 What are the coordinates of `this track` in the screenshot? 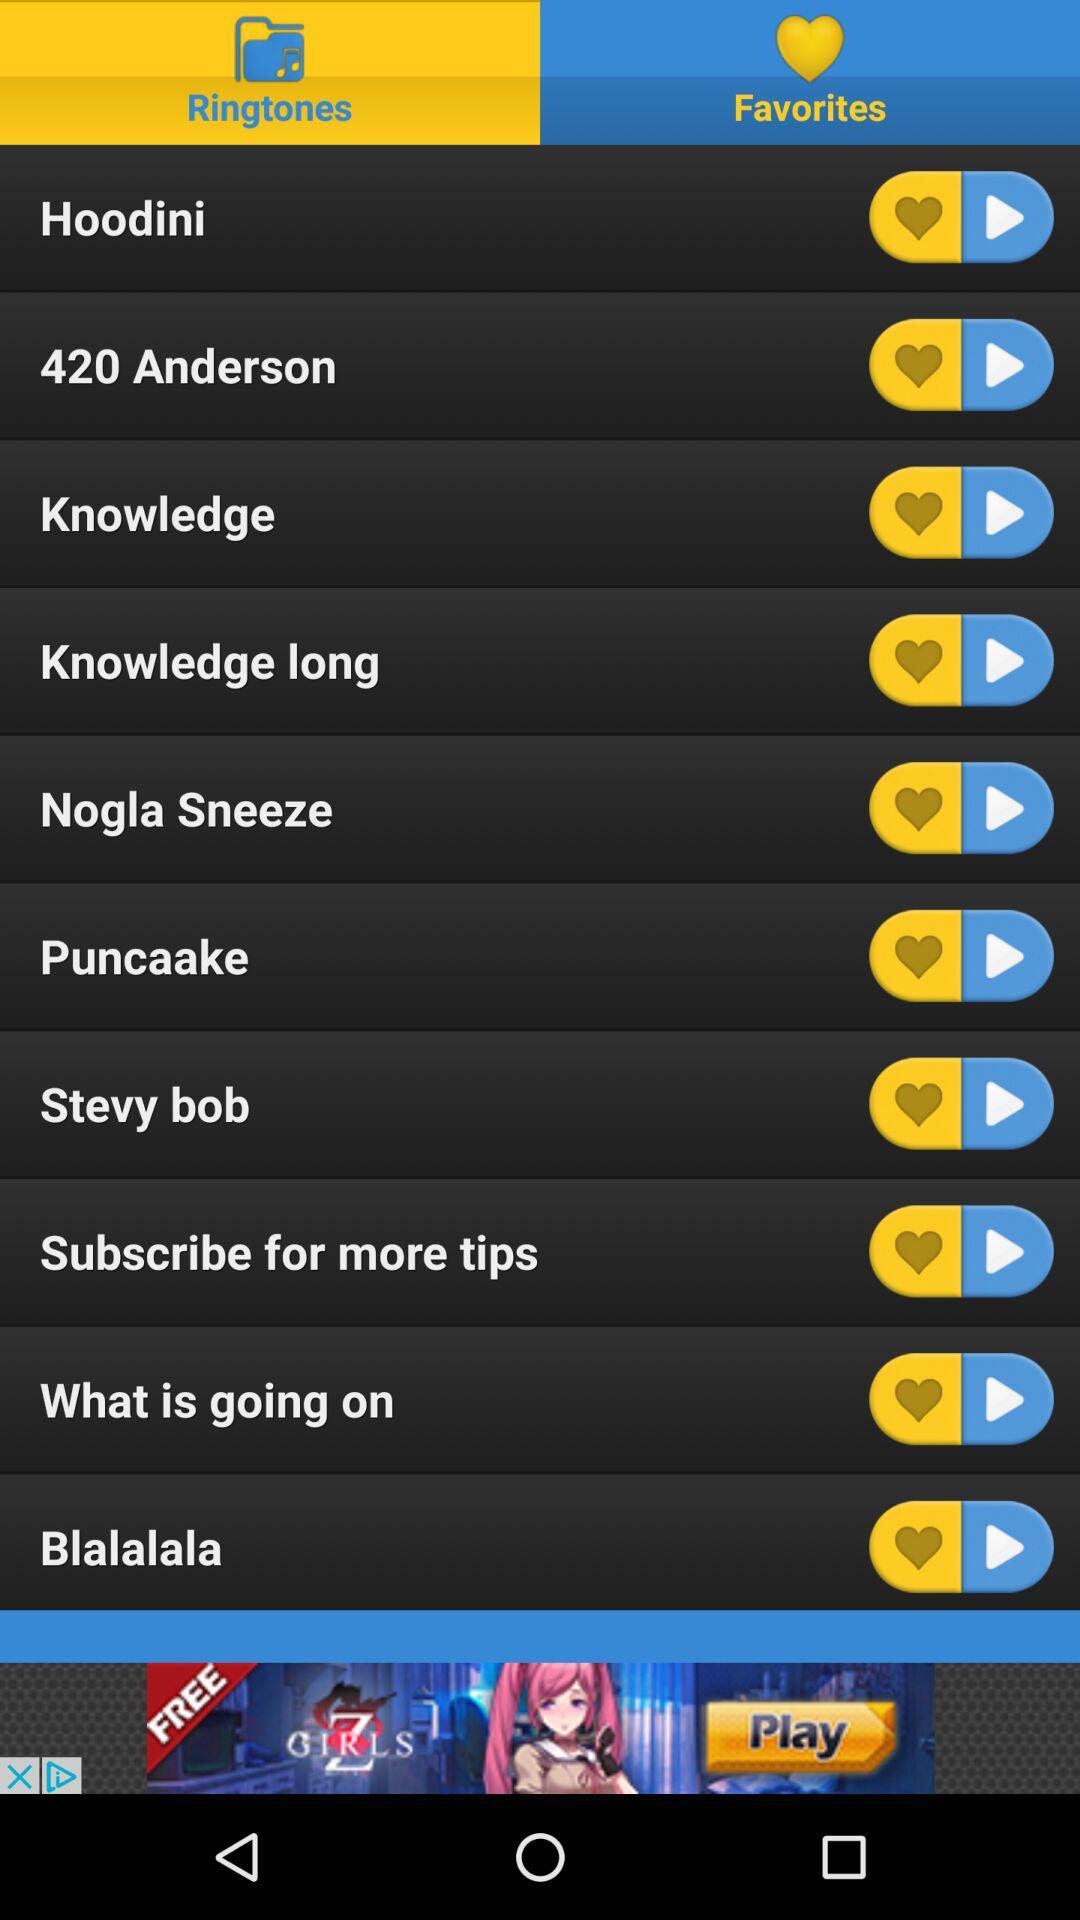 It's located at (1007, 364).